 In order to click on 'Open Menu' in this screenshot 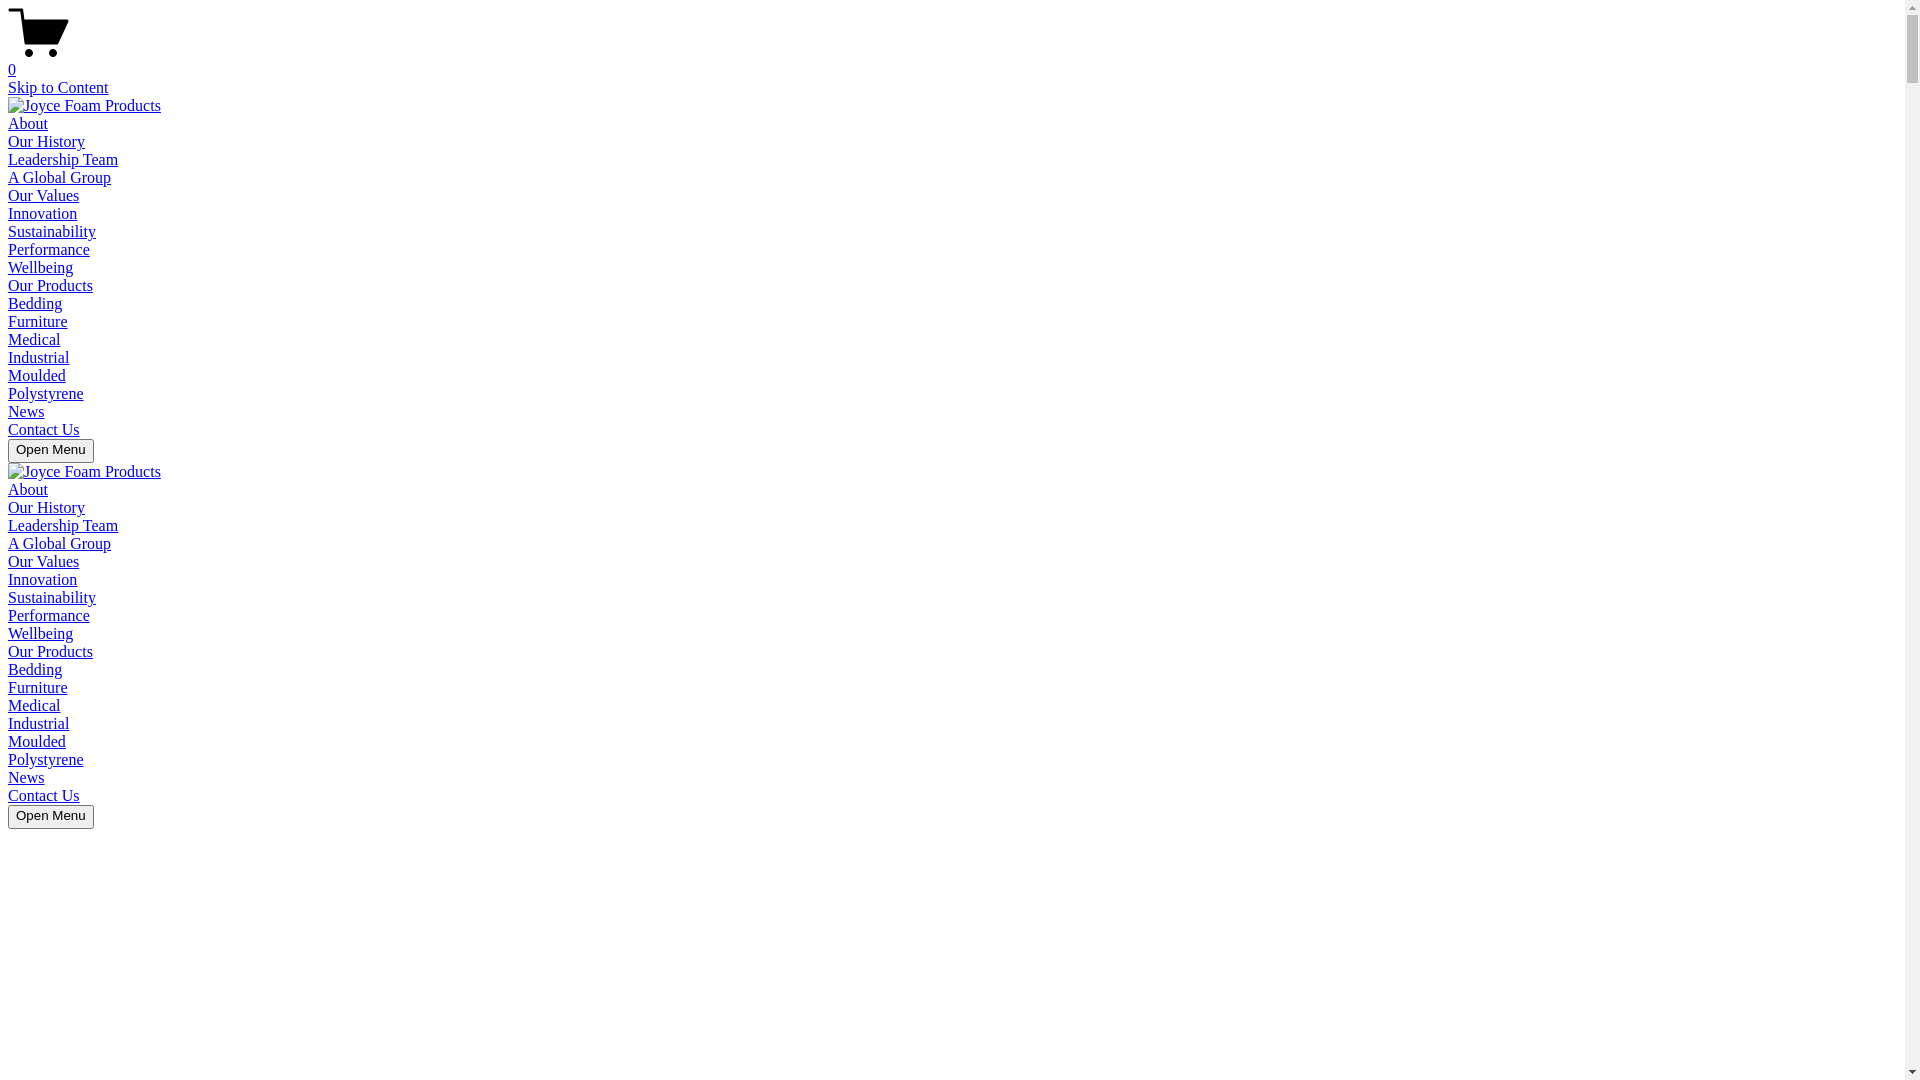, I will do `click(51, 817)`.